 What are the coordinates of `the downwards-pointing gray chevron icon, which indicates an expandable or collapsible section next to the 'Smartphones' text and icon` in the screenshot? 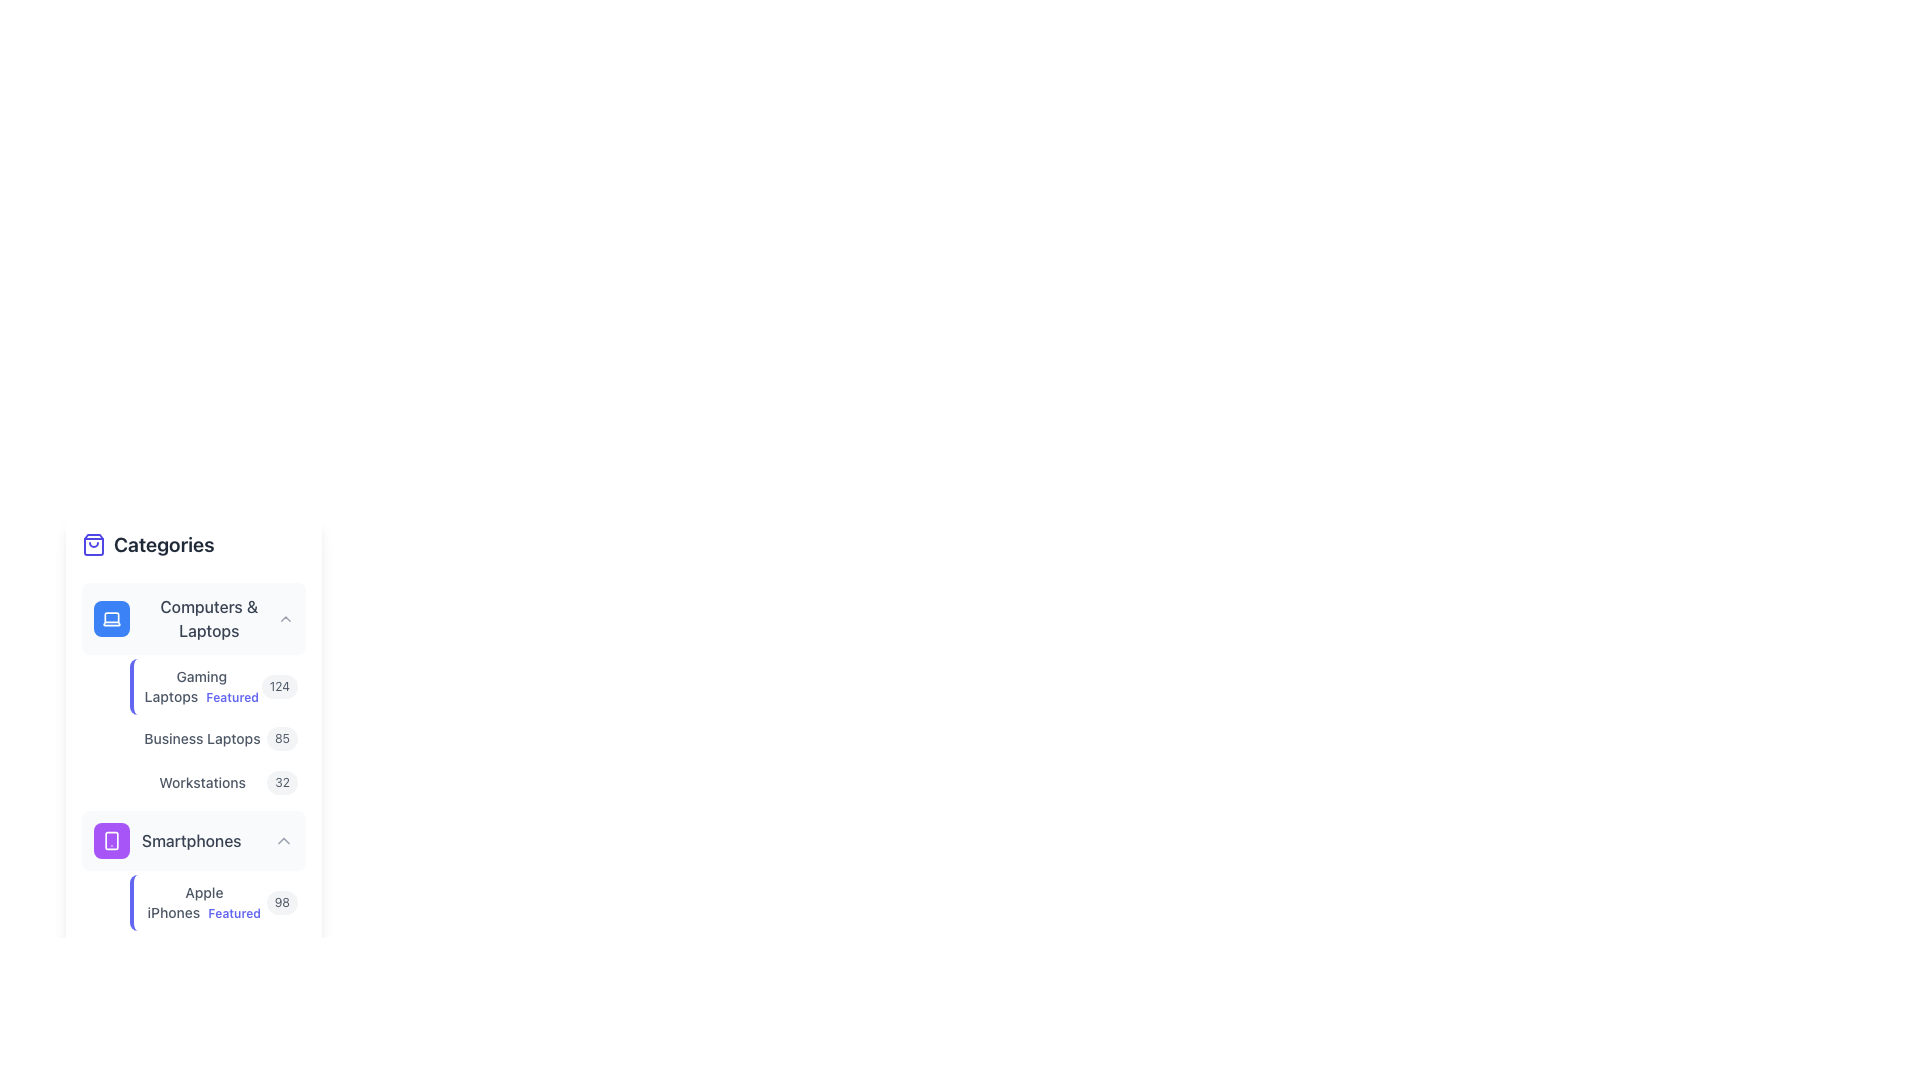 It's located at (282, 840).